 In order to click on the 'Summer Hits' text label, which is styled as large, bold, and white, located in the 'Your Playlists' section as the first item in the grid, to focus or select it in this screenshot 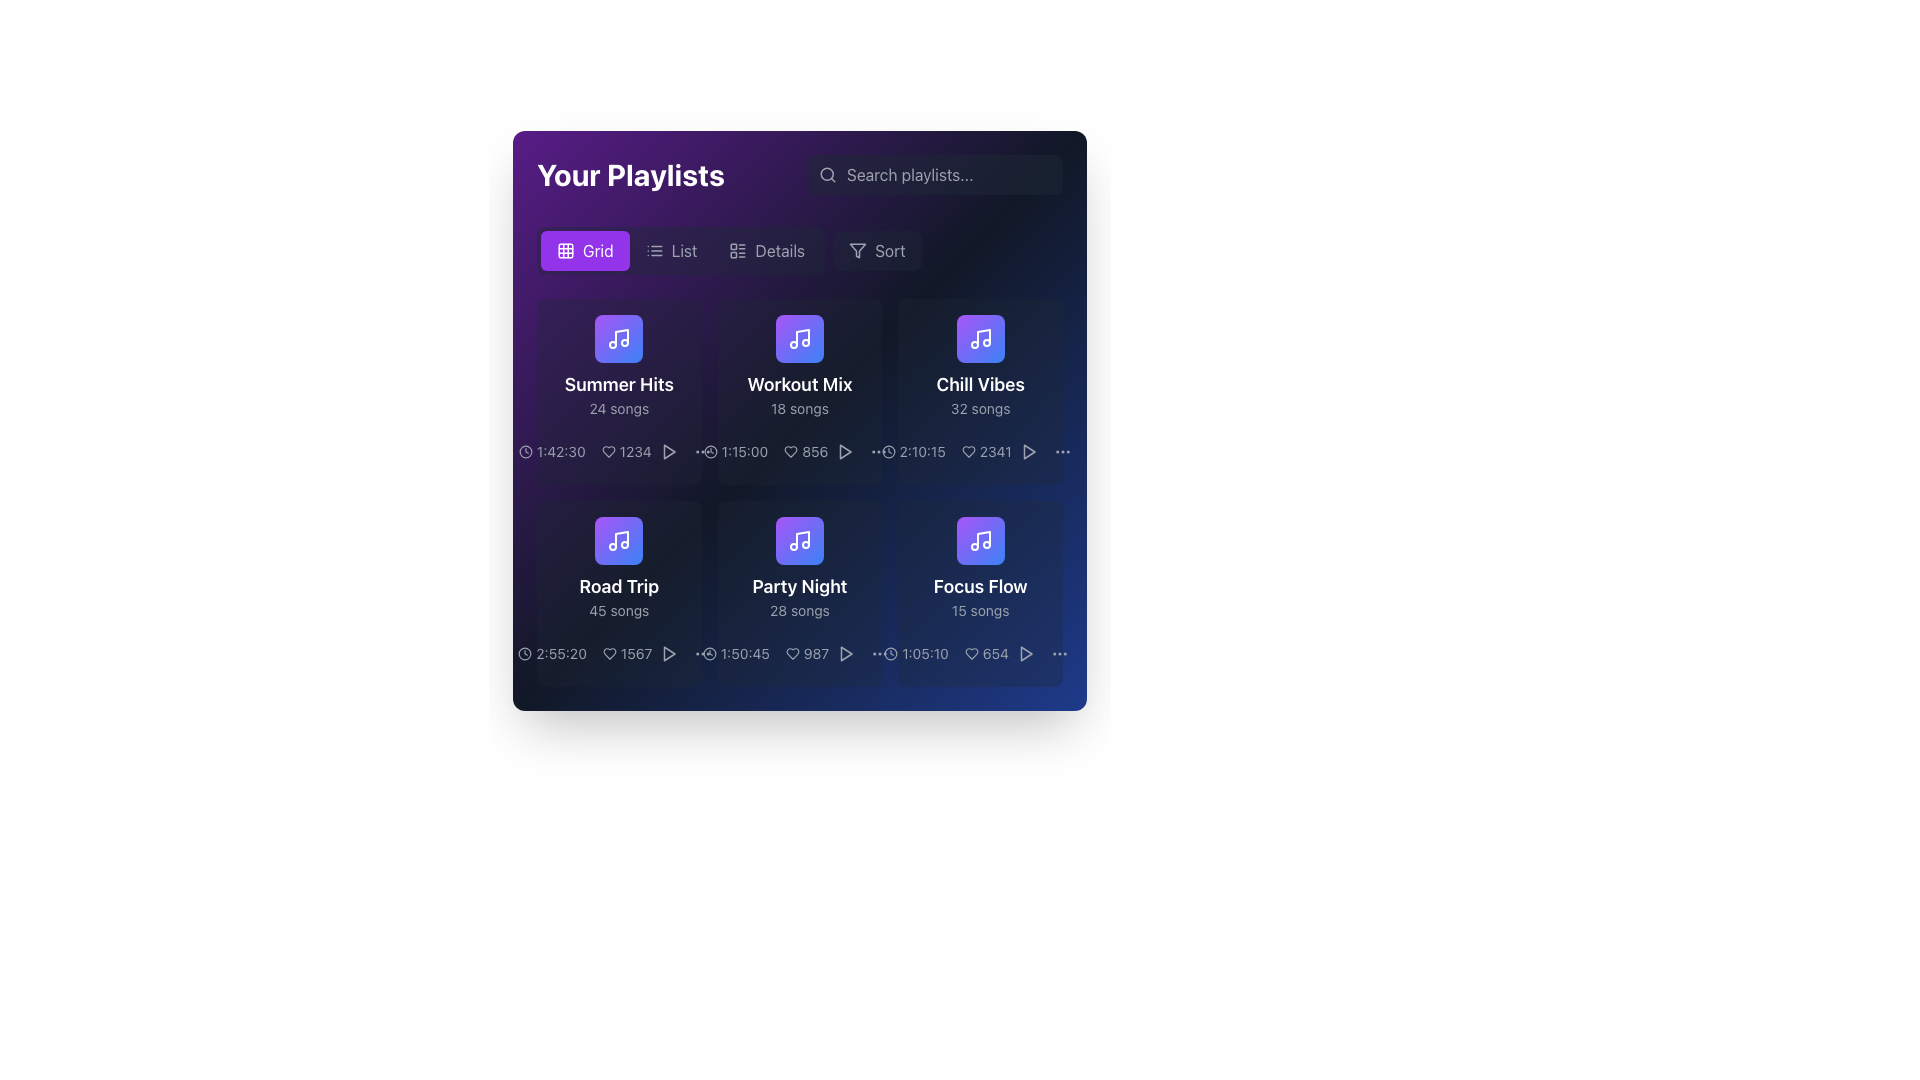, I will do `click(618, 394)`.